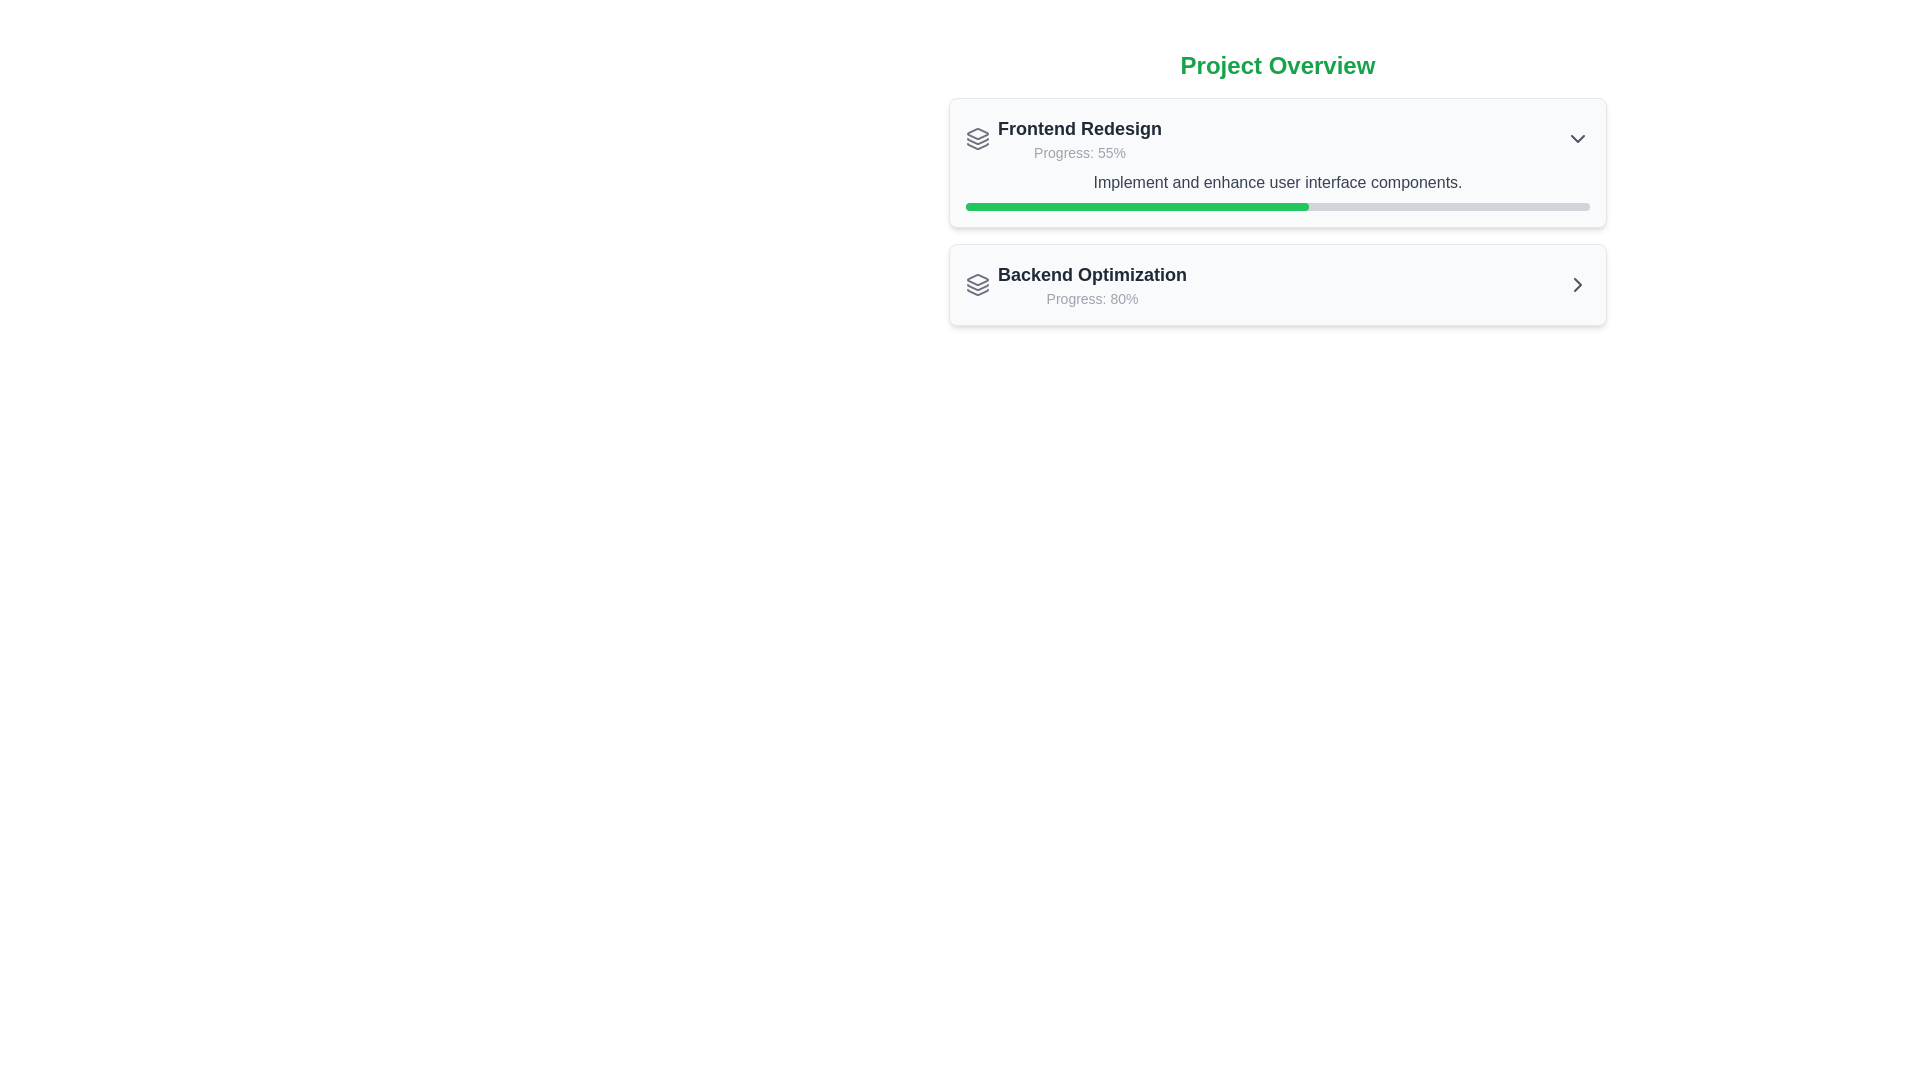  I want to click on the small gray icon resembling layered sheets located to the left of the 'Frontend Redesign' text, so click(978, 137).